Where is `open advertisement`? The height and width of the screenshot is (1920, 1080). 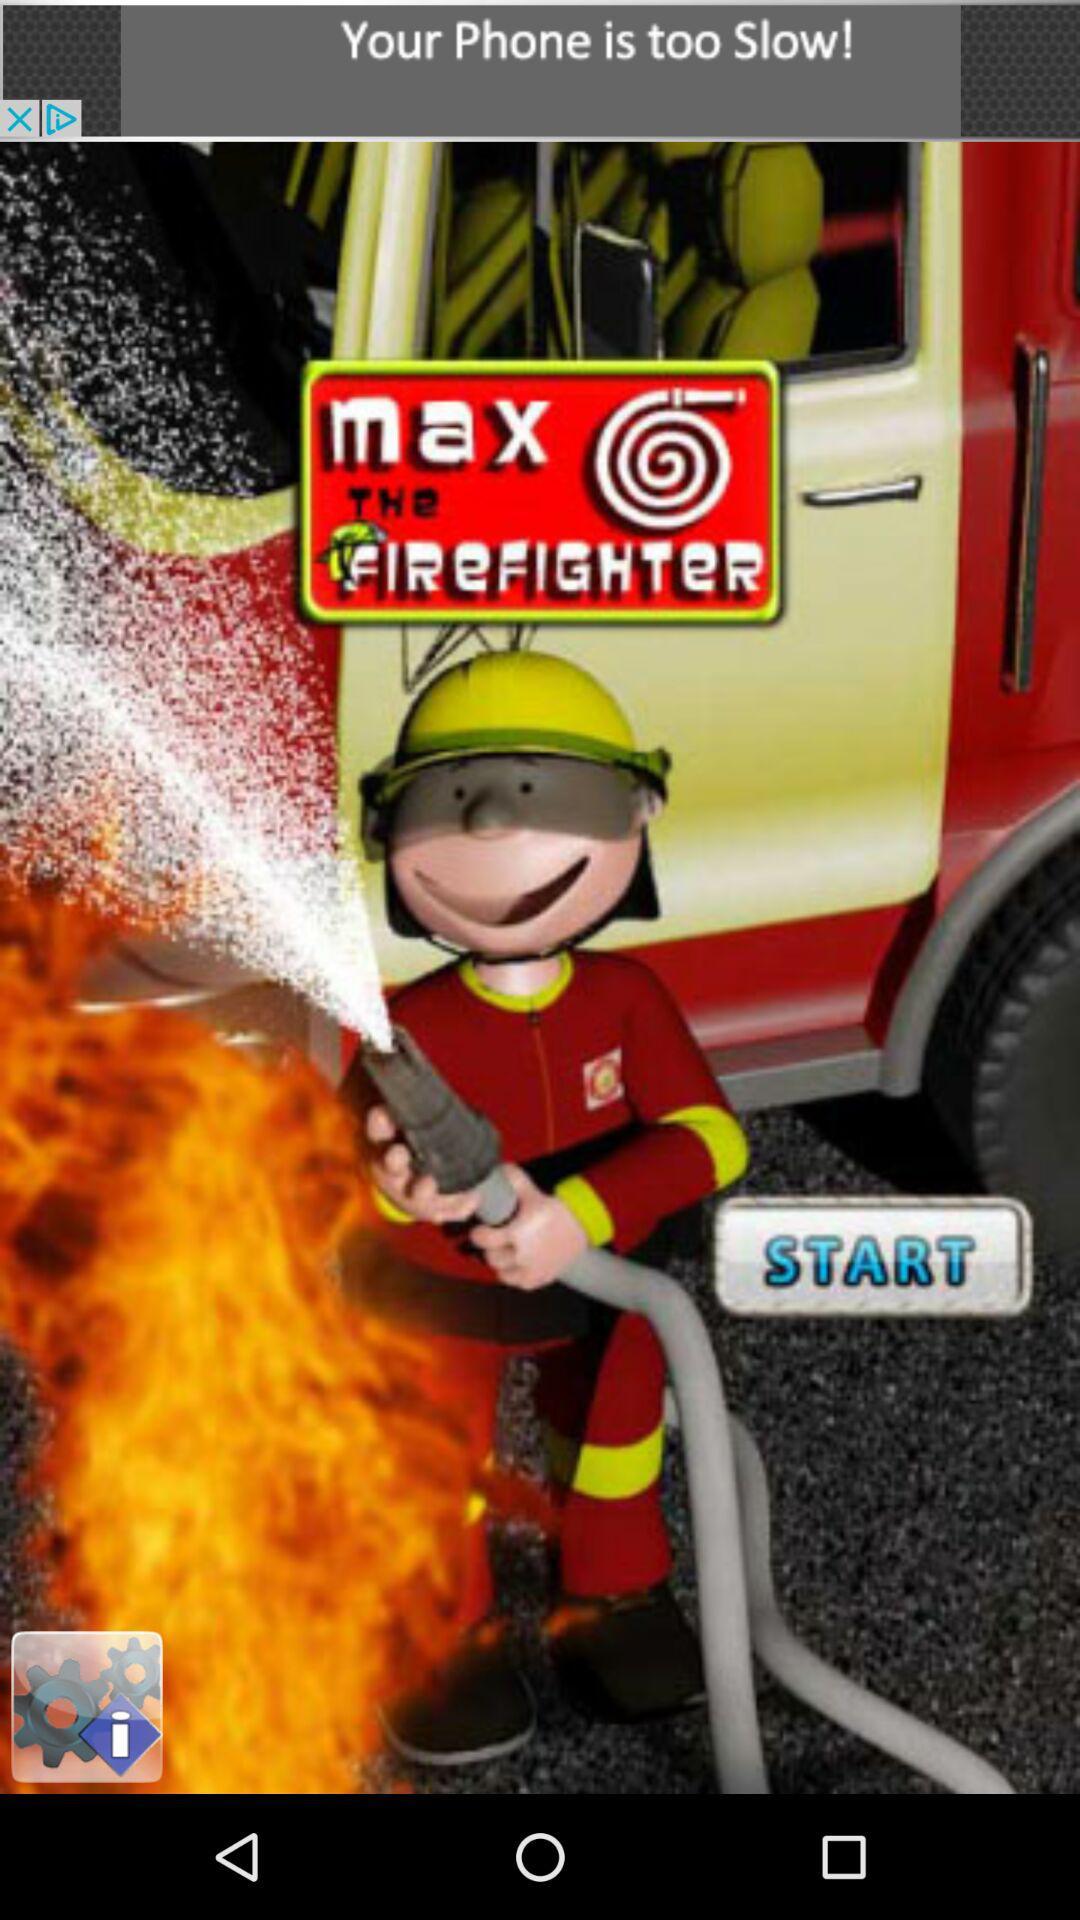
open advertisement is located at coordinates (540, 70).